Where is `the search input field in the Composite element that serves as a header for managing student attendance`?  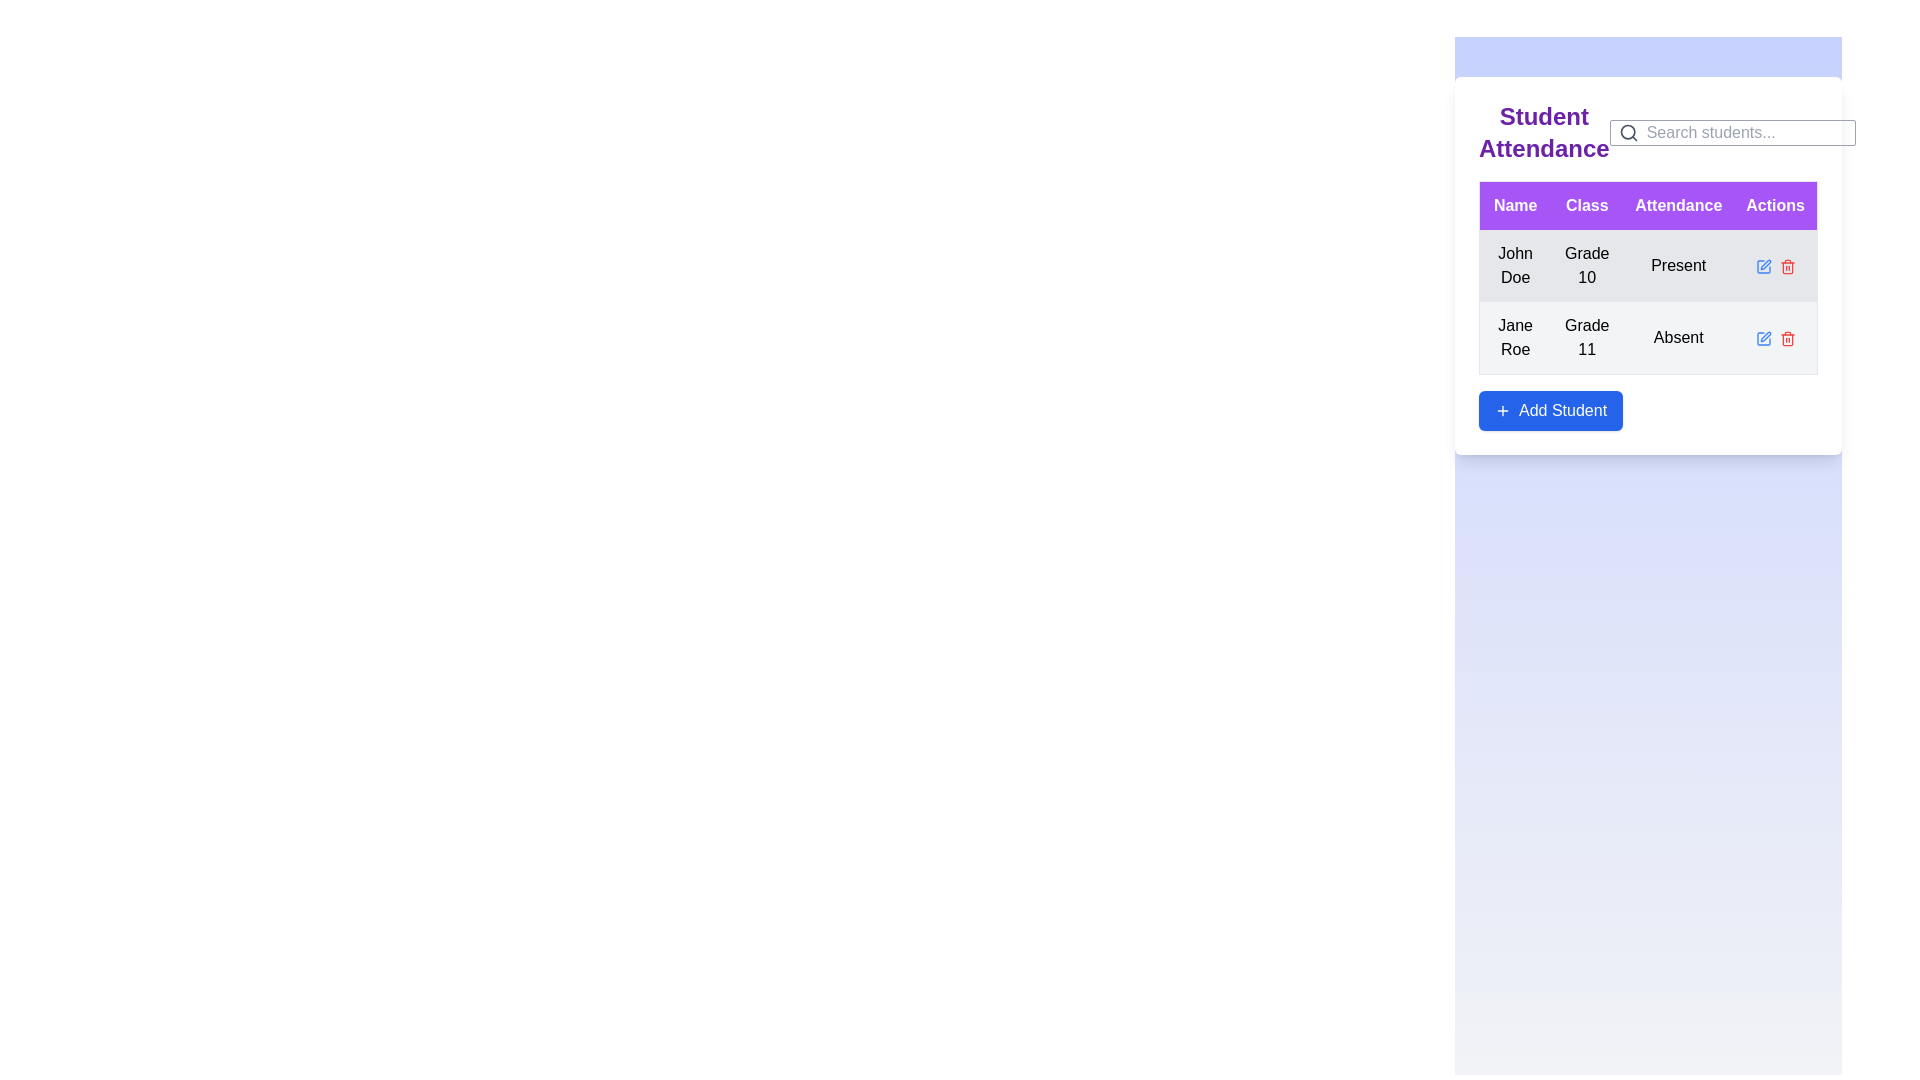 the search input field in the Composite element that serves as a header for managing student attendance is located at coordinates (1648, 140).